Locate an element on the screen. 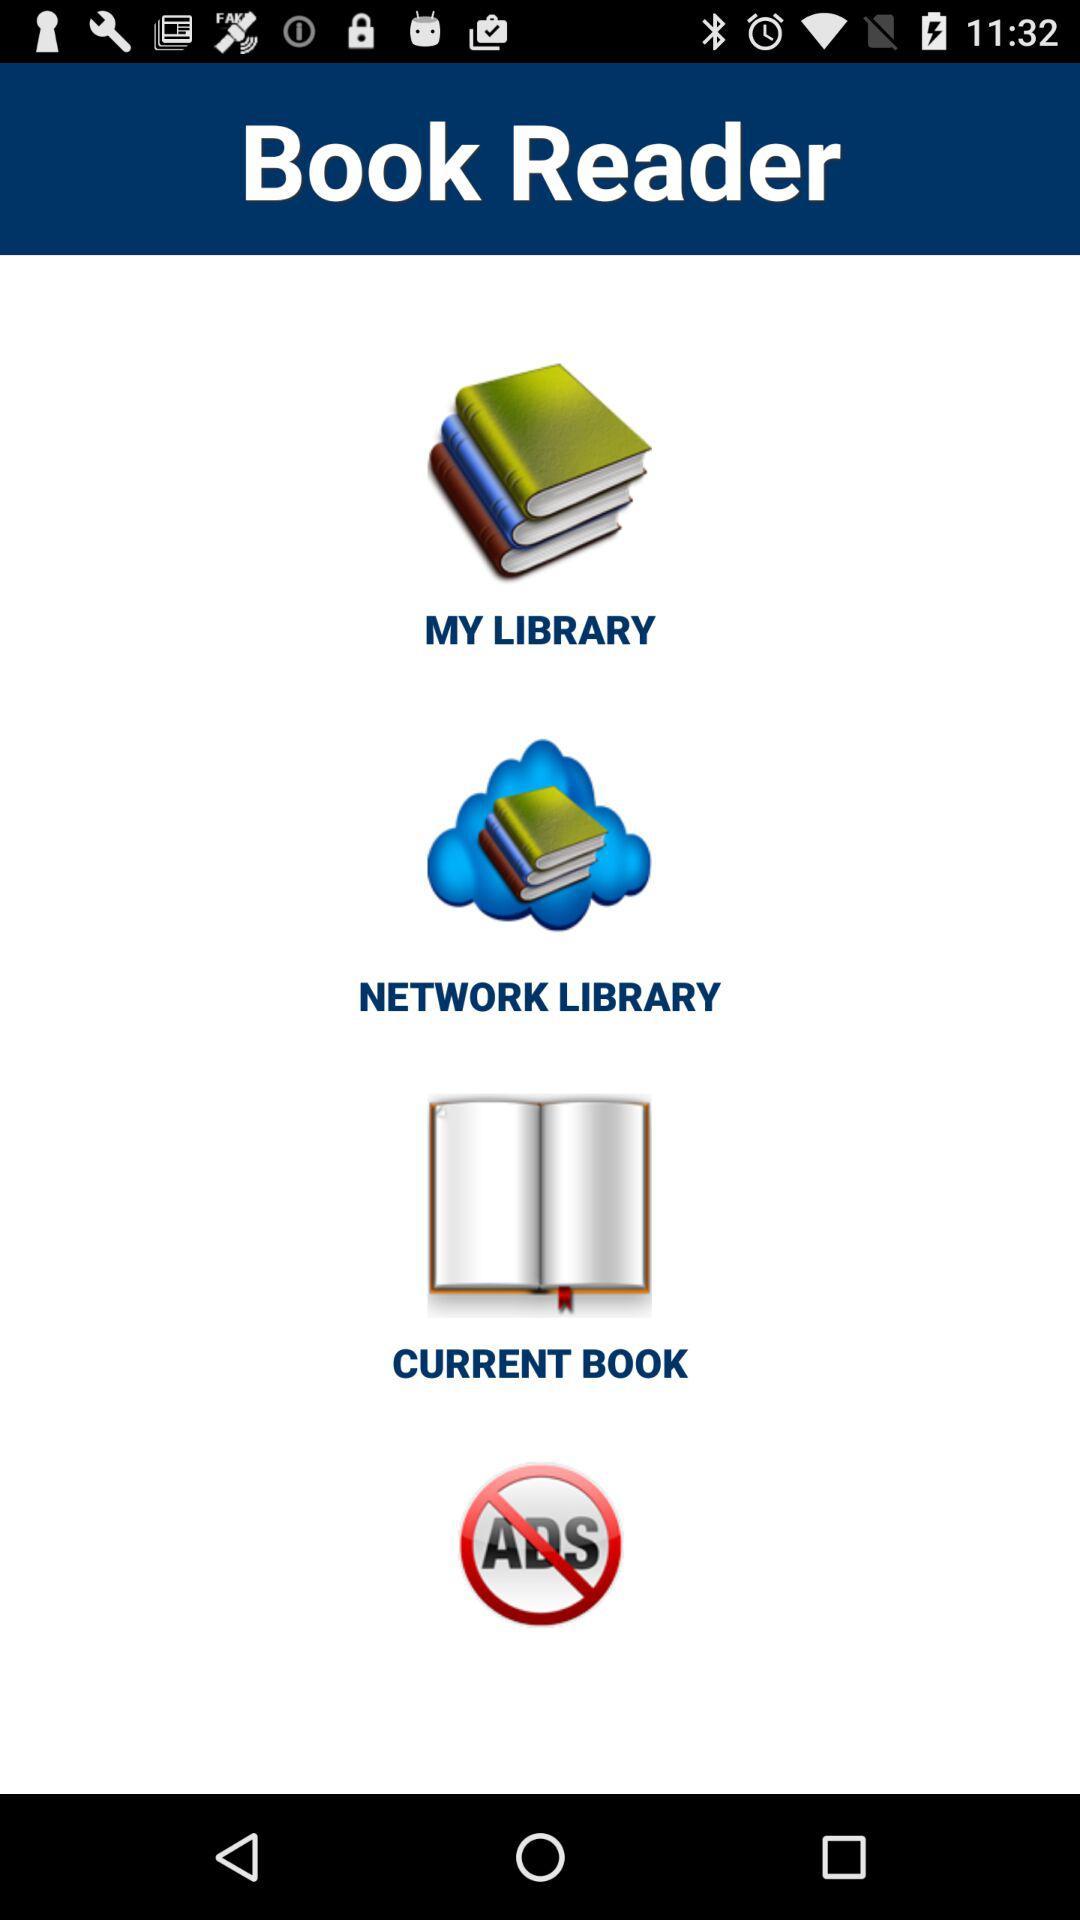 This screenshot has height=1920, width=1080. the my library is located at coordinates (540, 517).